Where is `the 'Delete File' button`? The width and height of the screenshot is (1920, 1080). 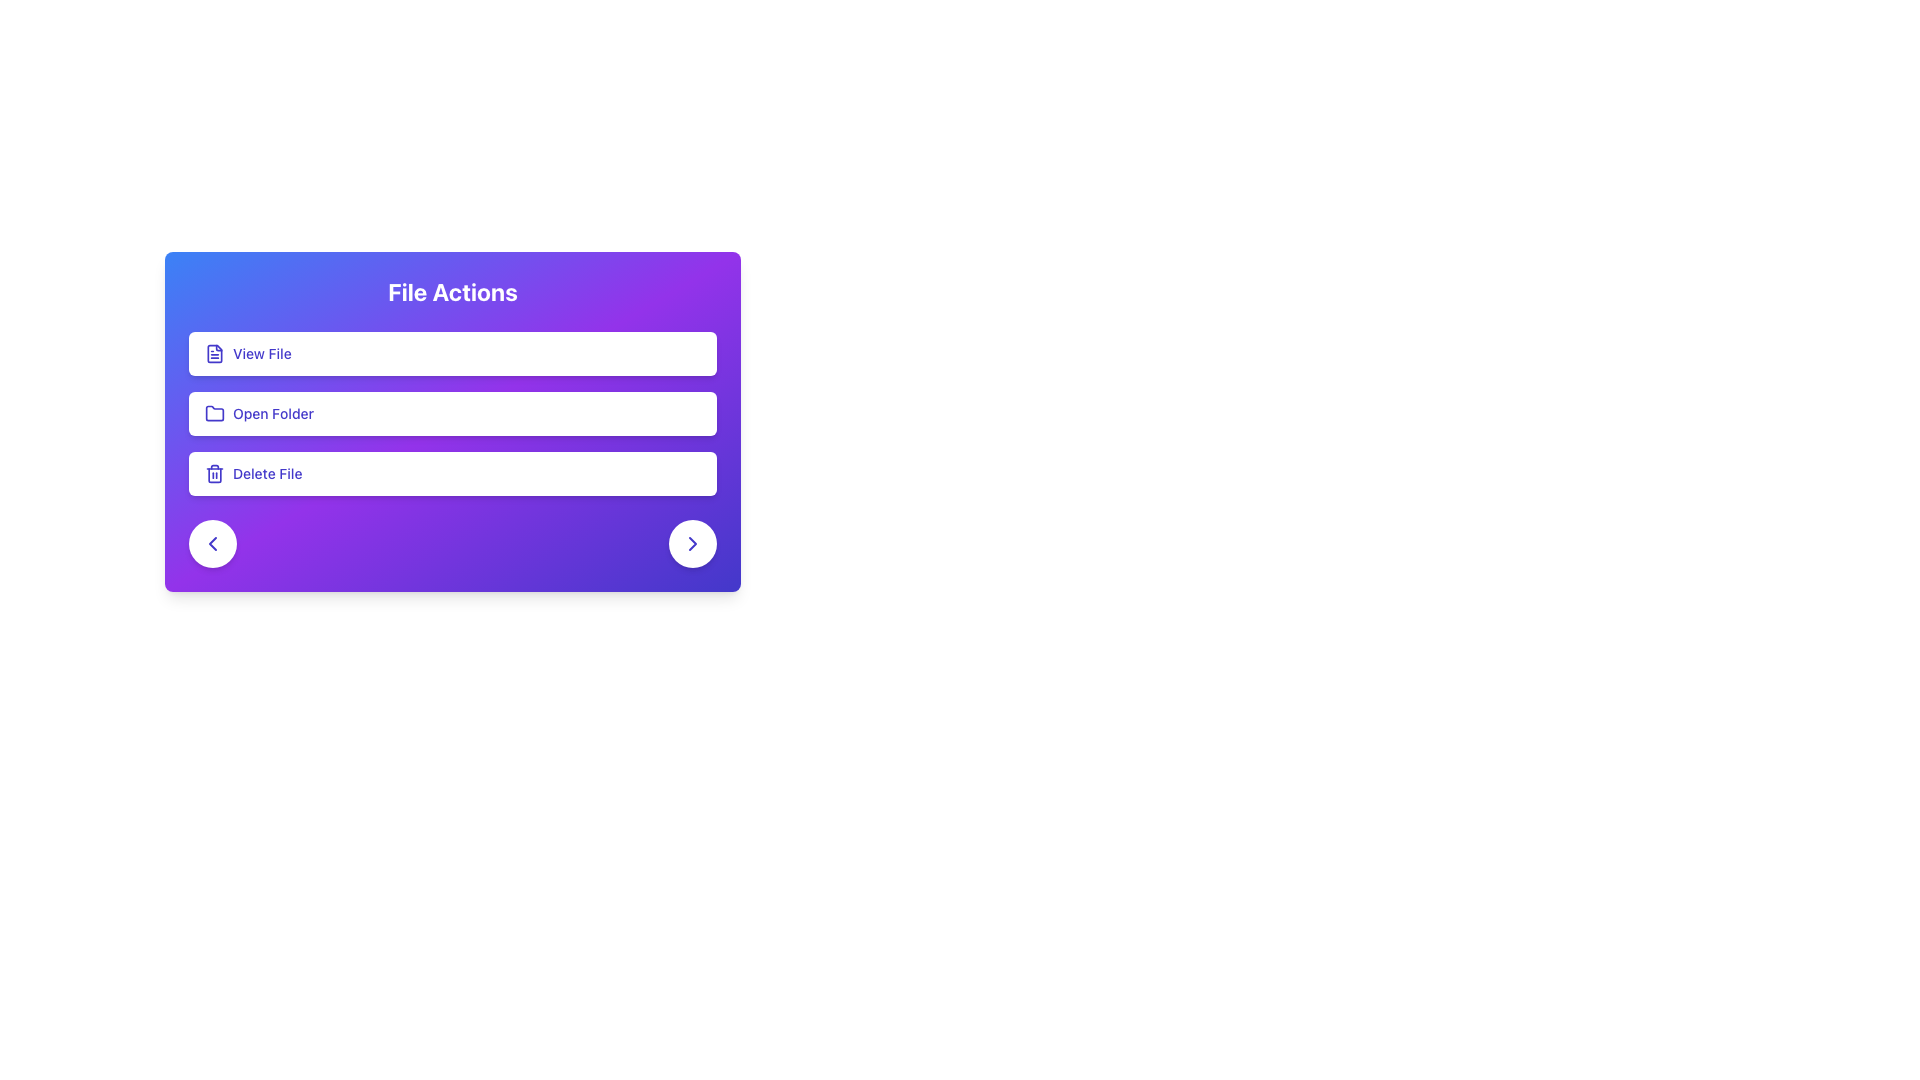
the 'Delete File' button is located at coordinates (451, 474).